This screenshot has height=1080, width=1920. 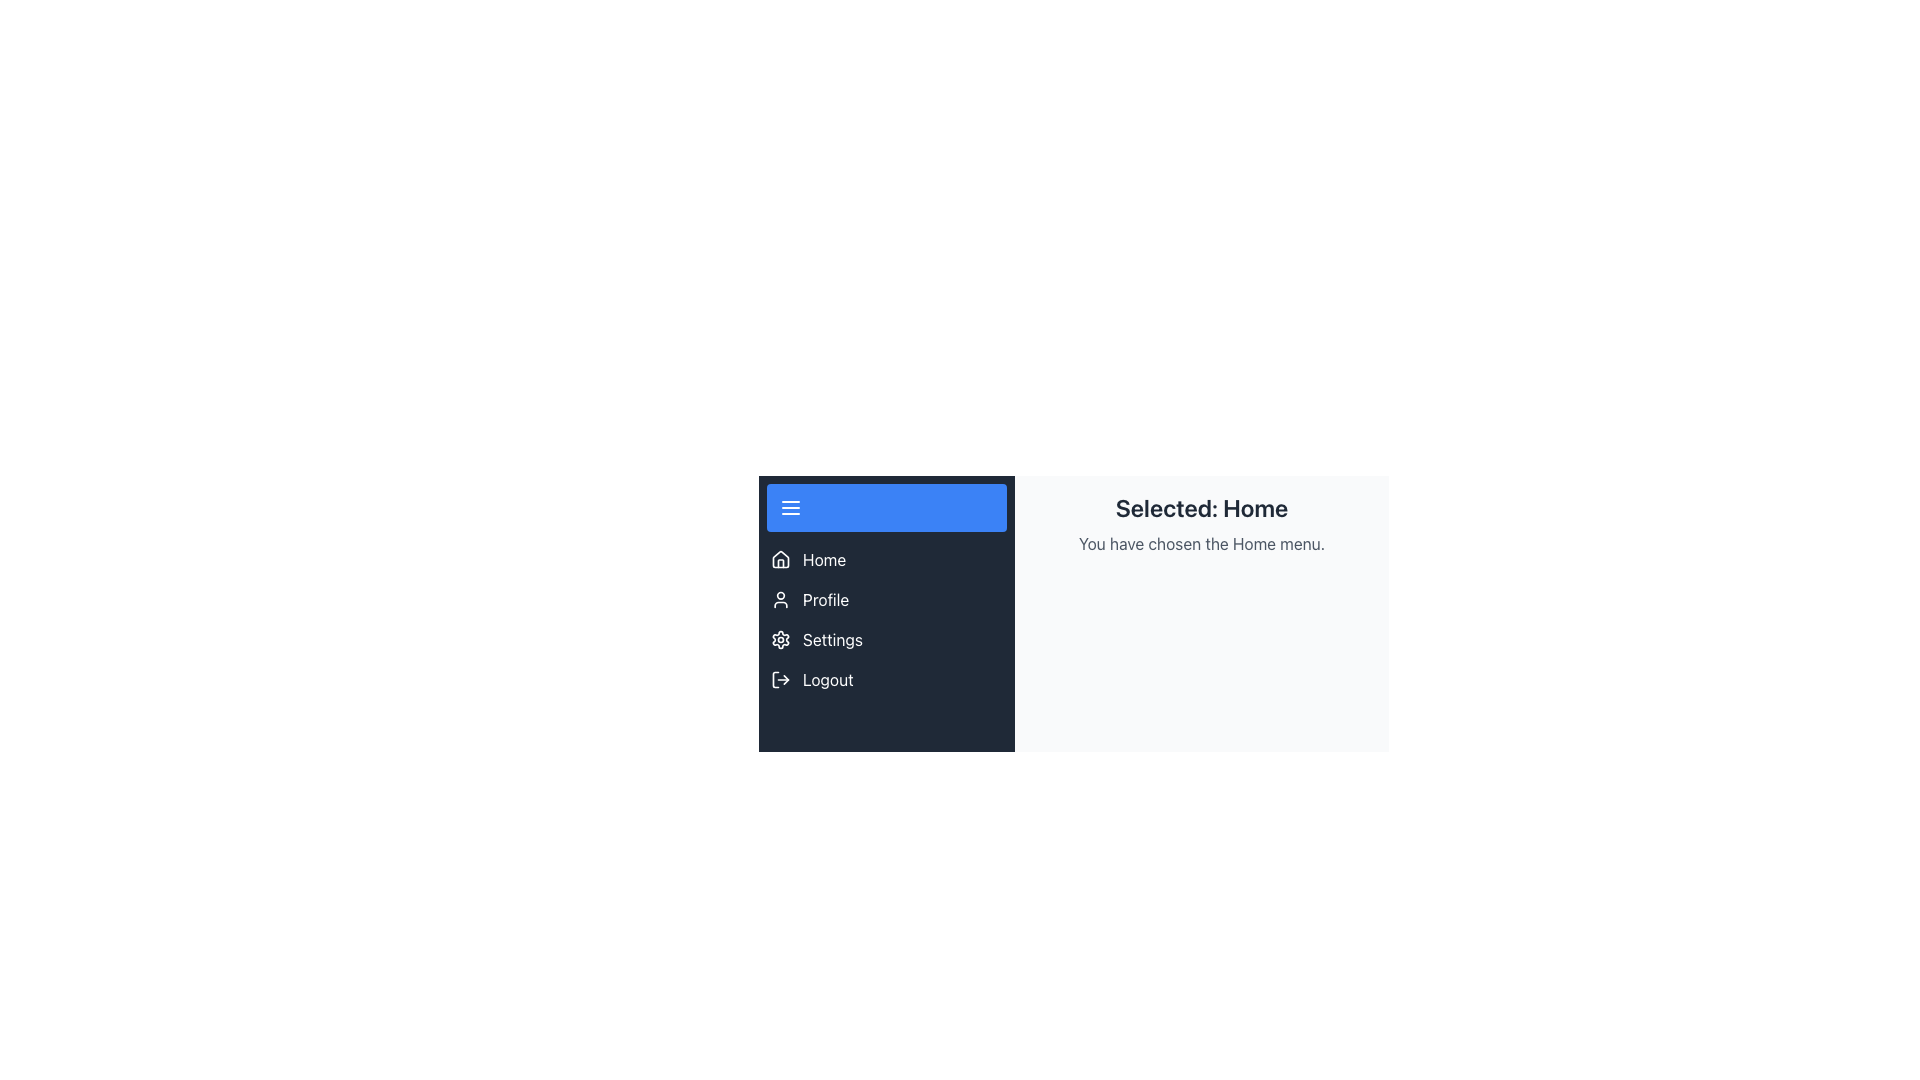 What do you see at coordinates (886, 599) in the screenshot?
I see `the 'Profile' navigation button located in the vertical menu, positioned below the 'Home' button and above the 'Settings' button` at bounding box center [886, 599].